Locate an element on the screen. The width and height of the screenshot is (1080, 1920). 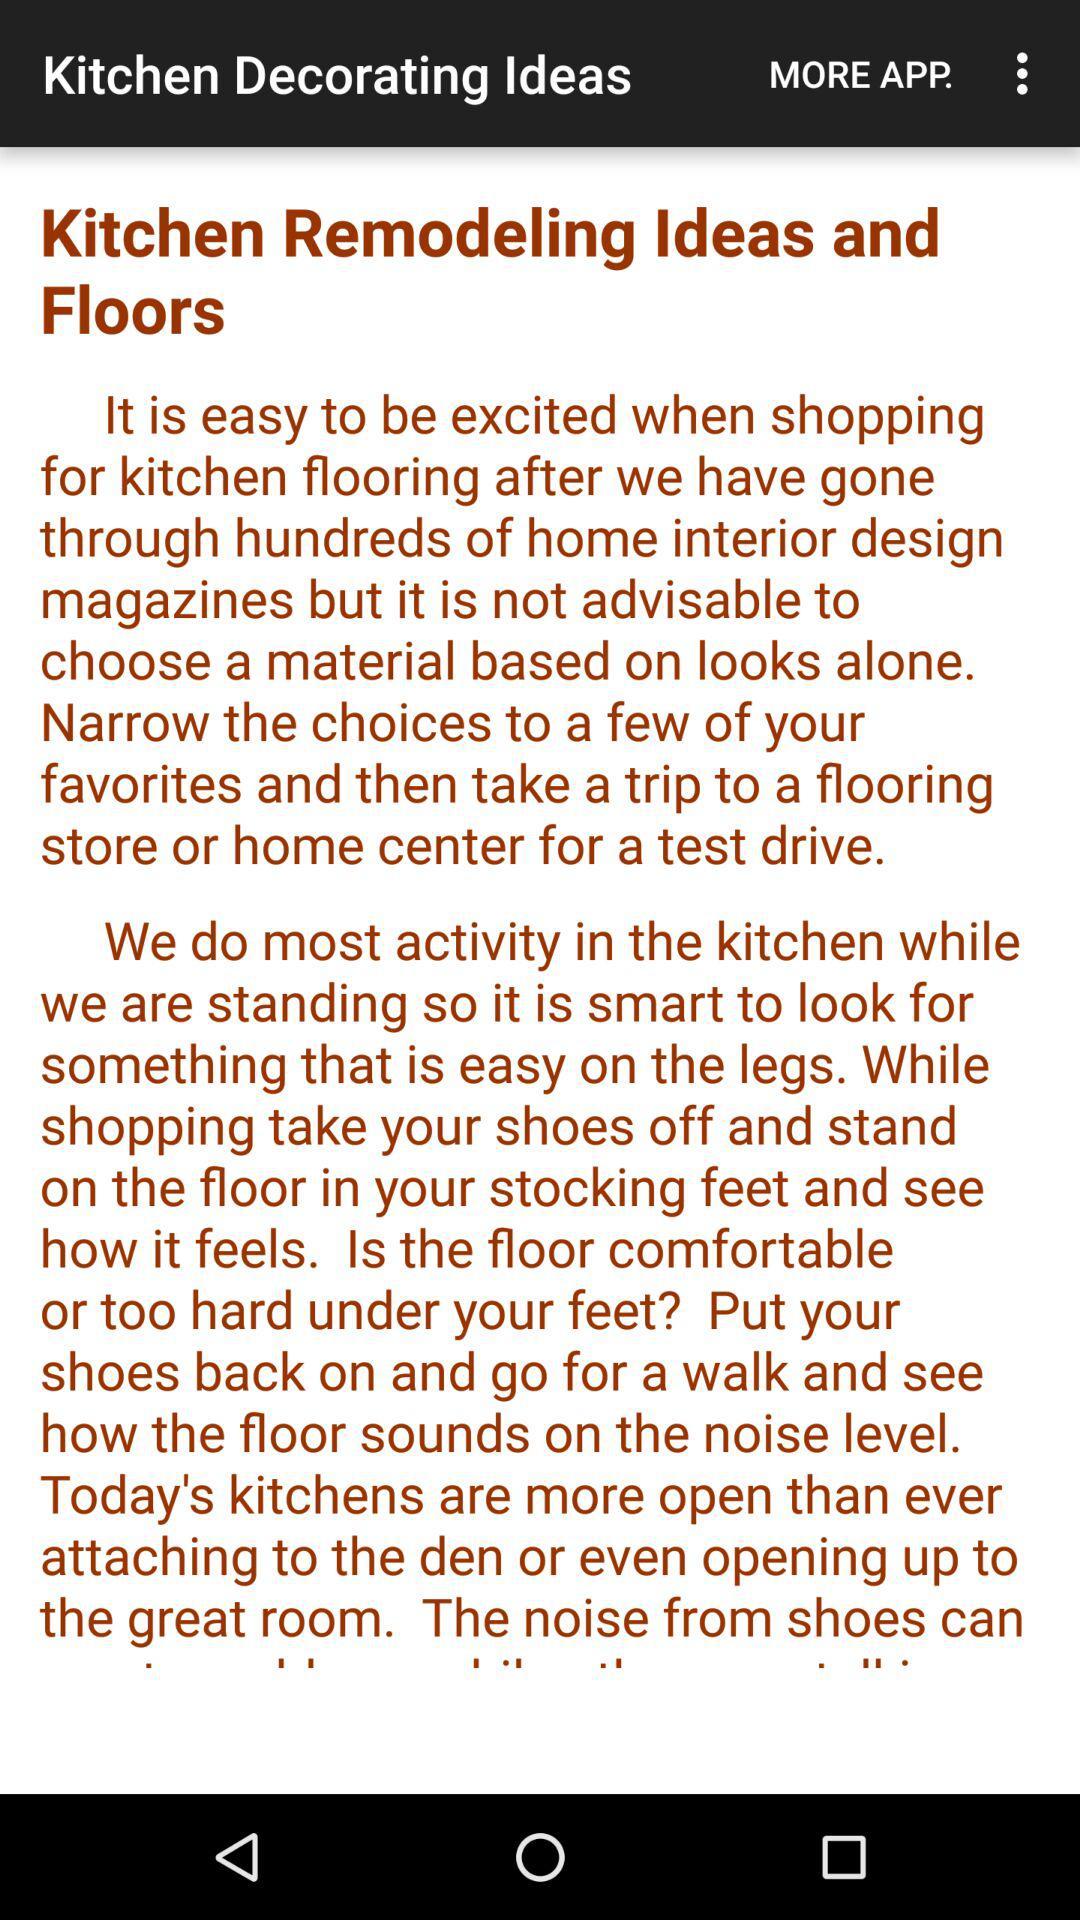
the icon above the kitchen remodeling ideas icon is located at coordinates (860, 73).